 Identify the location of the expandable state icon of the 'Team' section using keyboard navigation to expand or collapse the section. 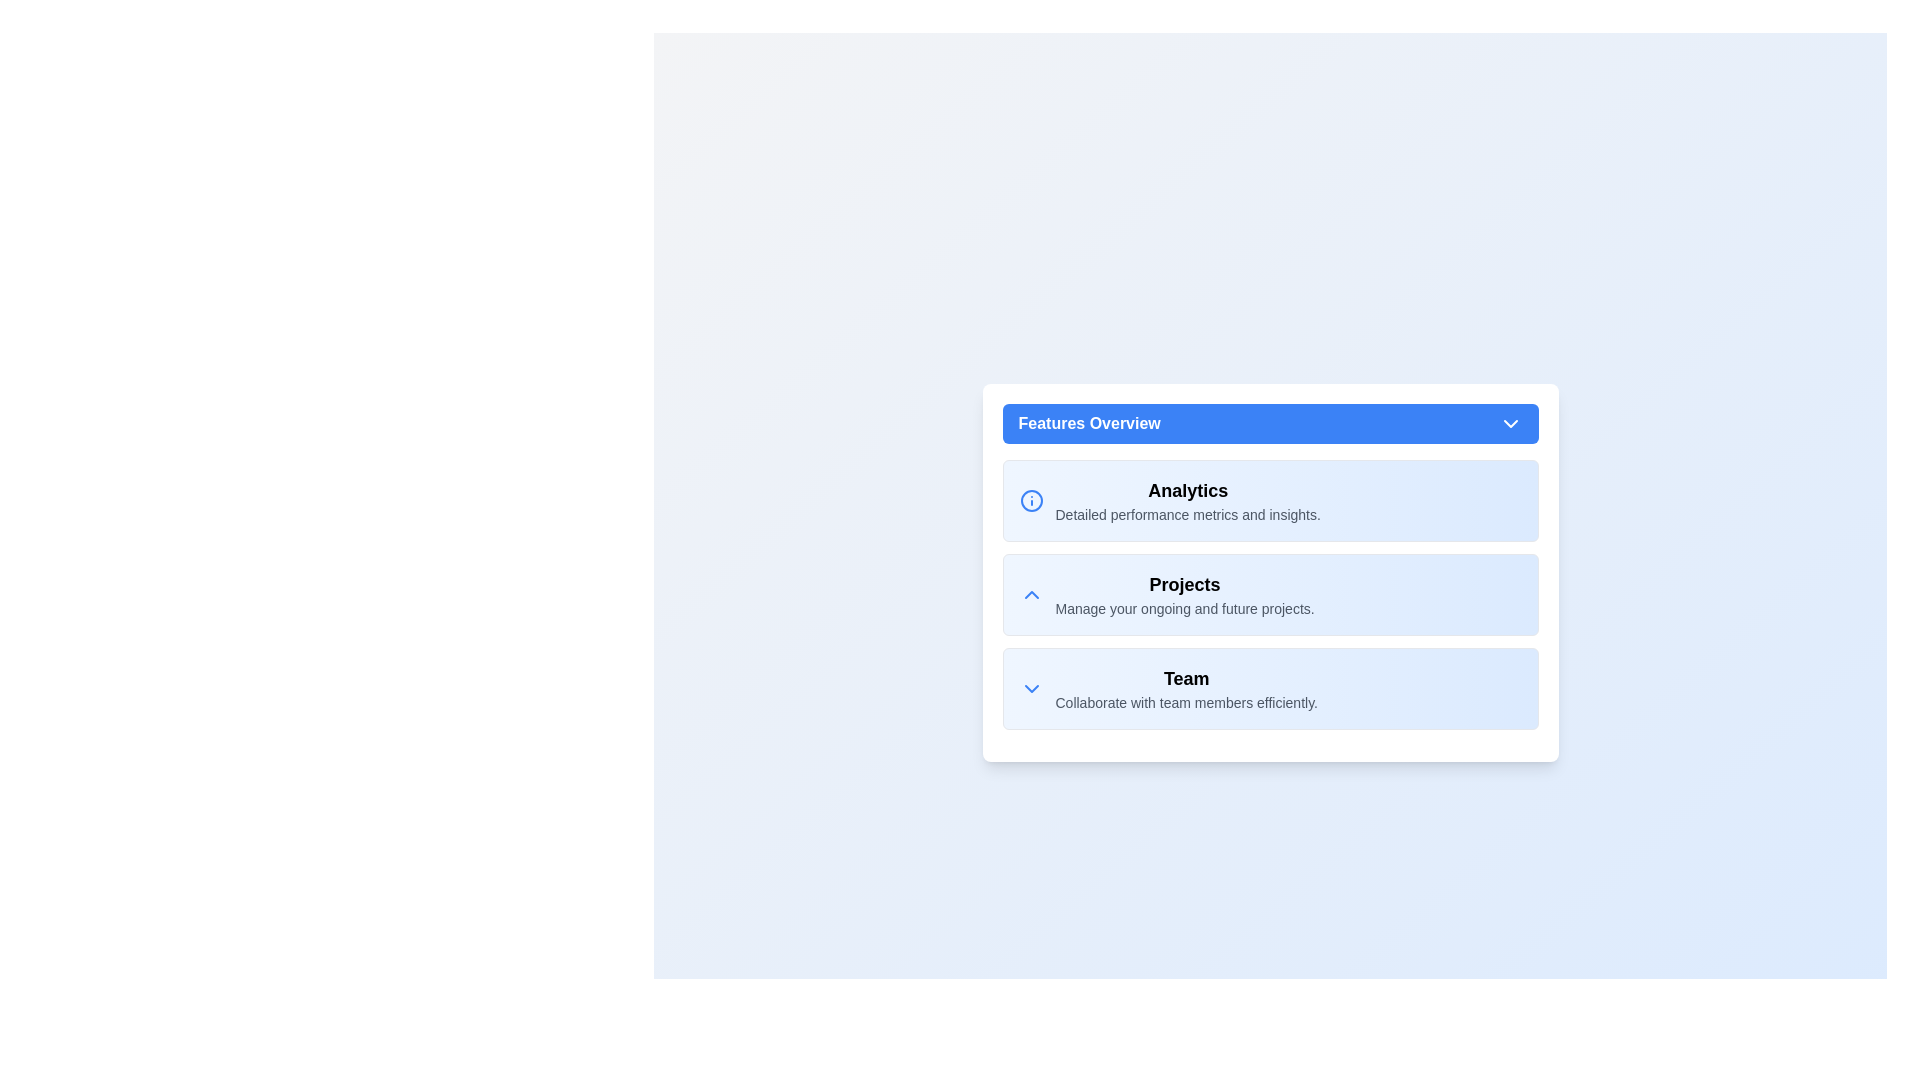
(1031, 688).